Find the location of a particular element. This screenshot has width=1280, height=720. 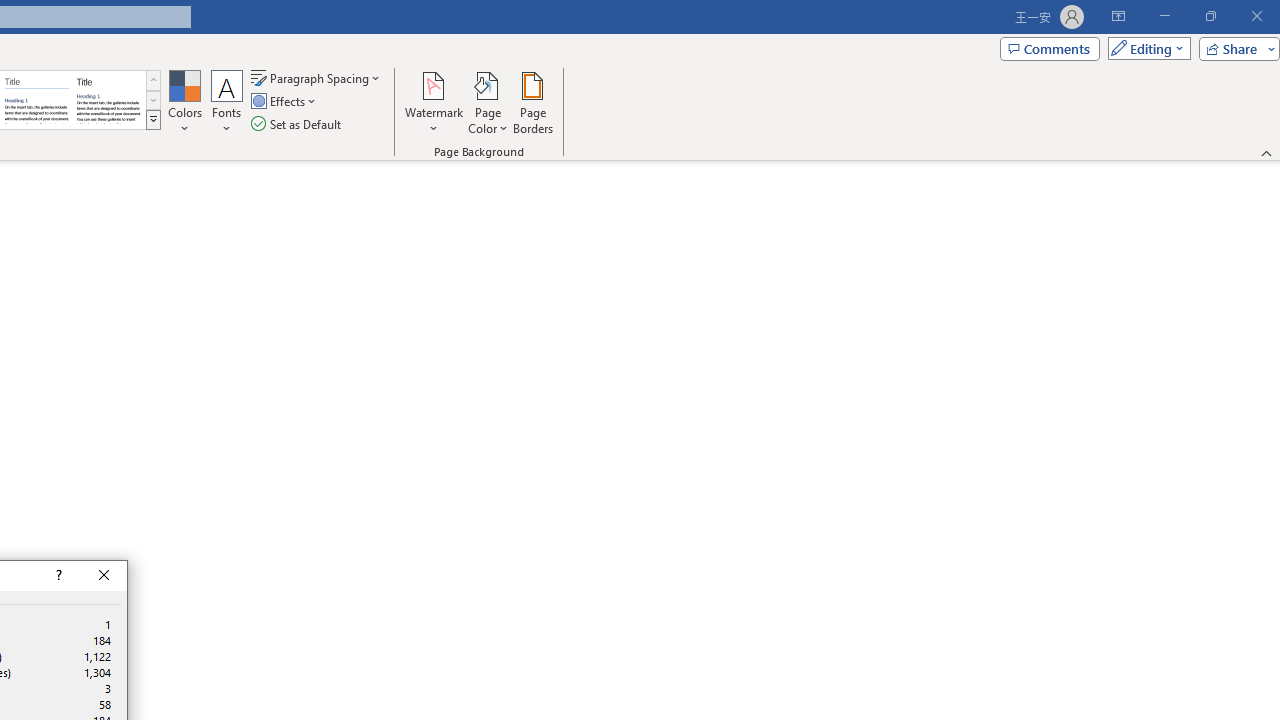

'Paragraph Spacing' is located at coordinates (316, 77).